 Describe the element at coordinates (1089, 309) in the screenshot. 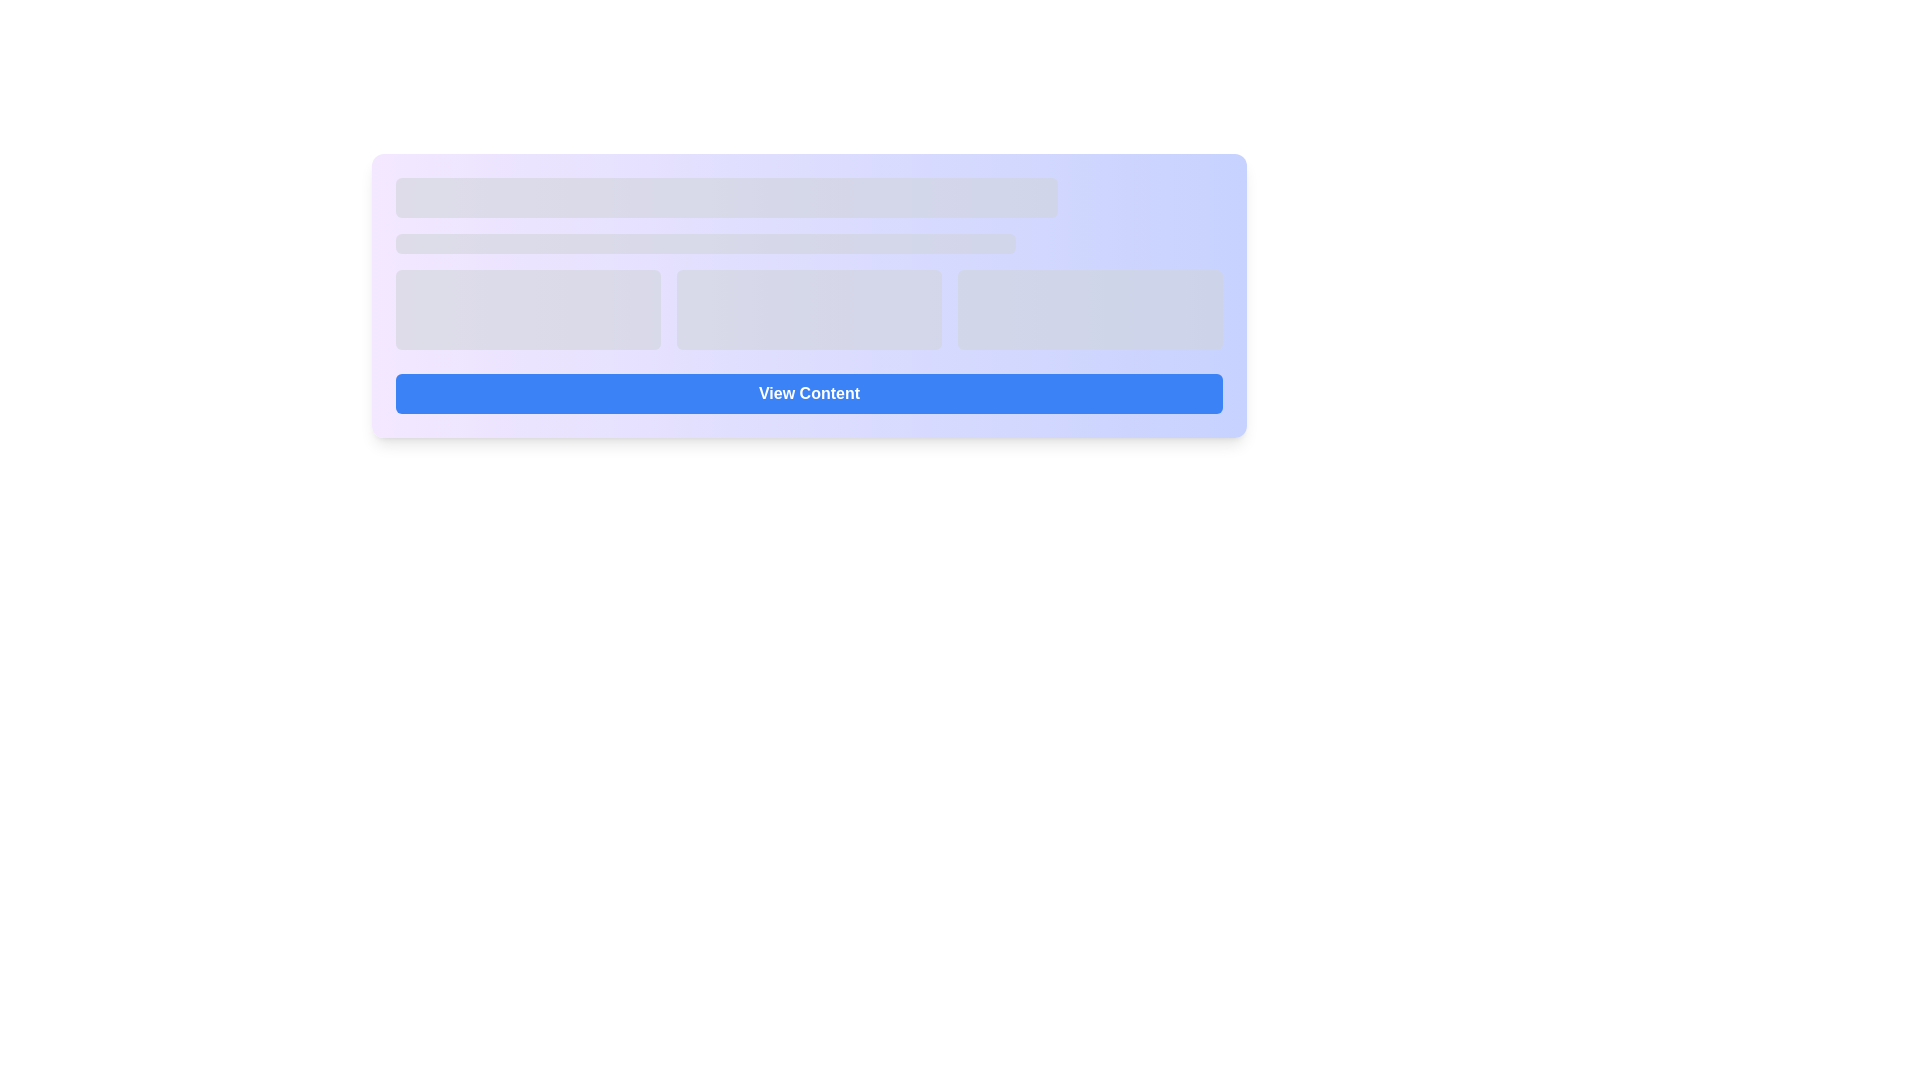

I see `the Placeholder element located in the third column of the grid layout, which serves as a dynamic content placeholder` at that location.